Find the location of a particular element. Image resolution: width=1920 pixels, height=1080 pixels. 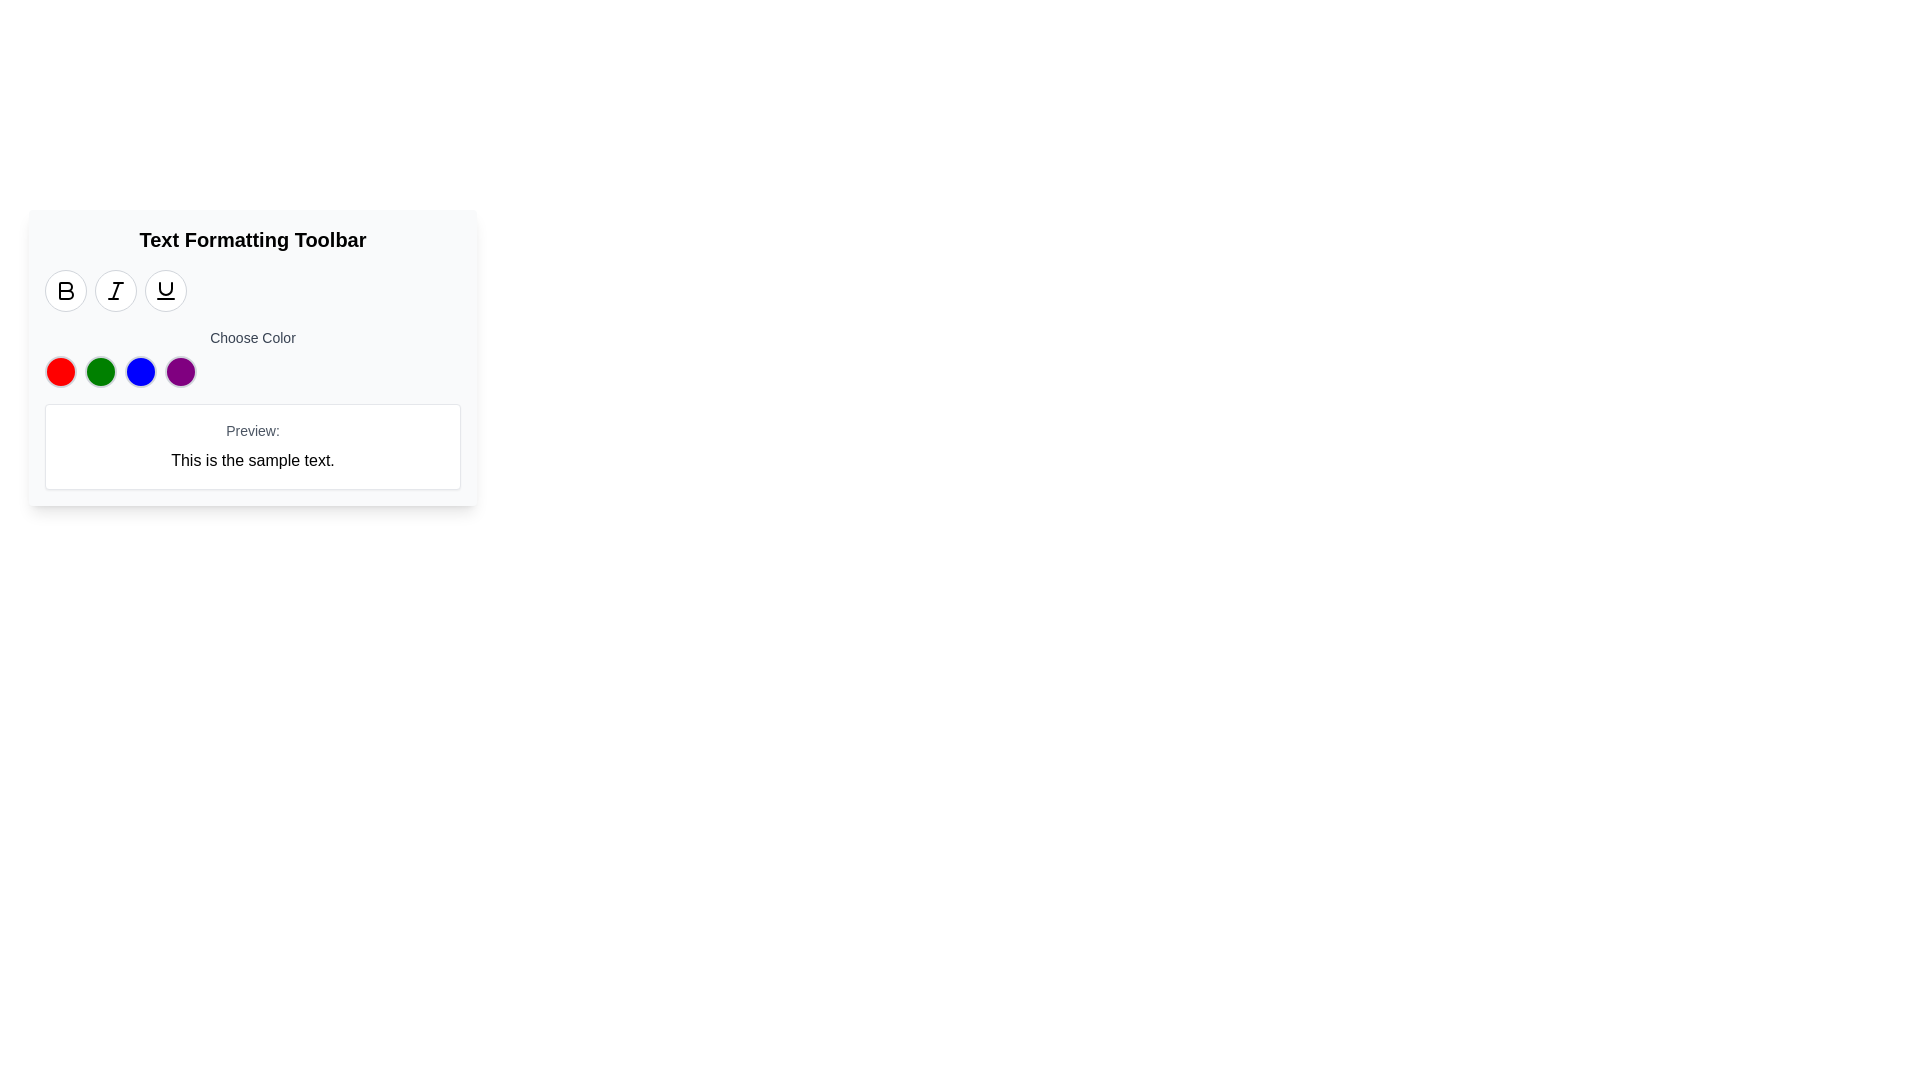

the circular button with a bold 'B' icon in the 'Text Formatting Toolbar' is located at coordinates (66, 290).